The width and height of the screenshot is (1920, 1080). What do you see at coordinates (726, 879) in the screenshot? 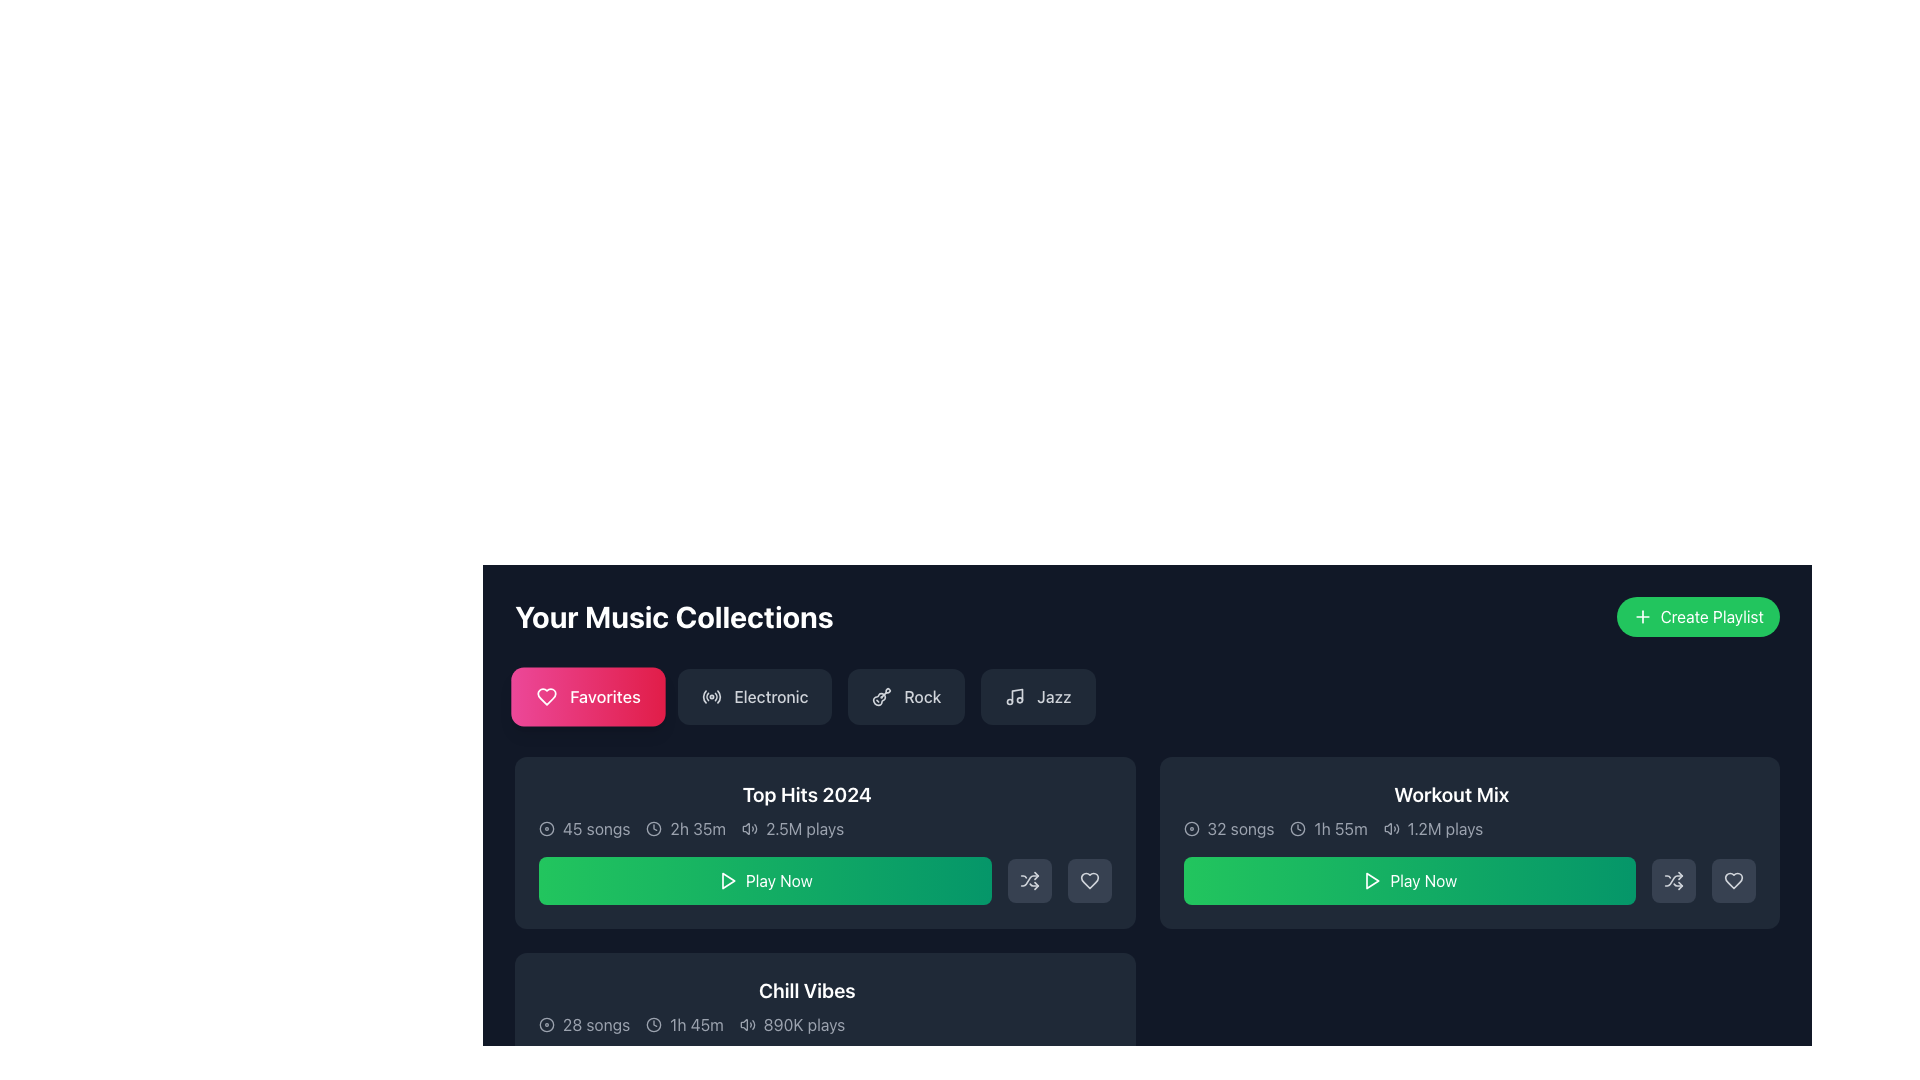
I see `the play icon located within the green 'Play Now' button to initiate playback of the music` at bounding box center [726, 879].